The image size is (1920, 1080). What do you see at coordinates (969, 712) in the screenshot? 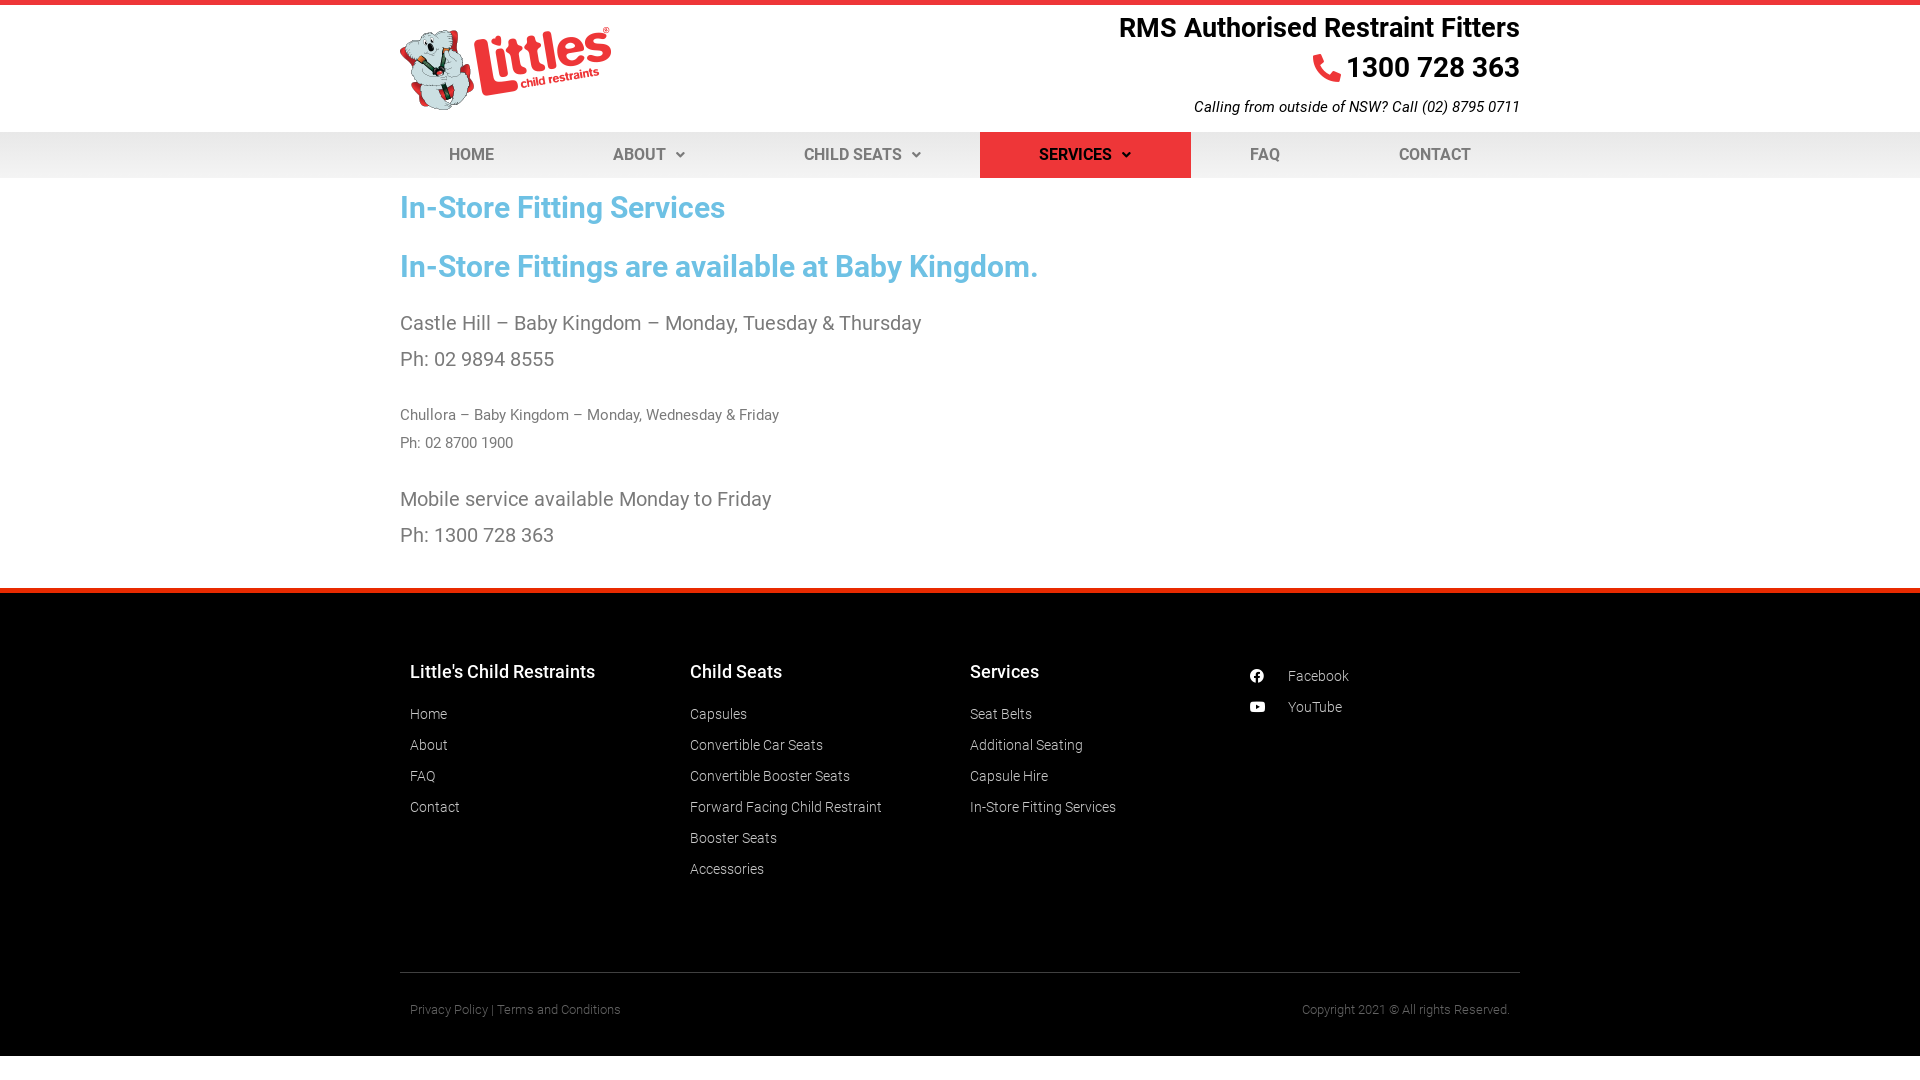
I see `'Seat Belts'` at bounding box center [969, 712].